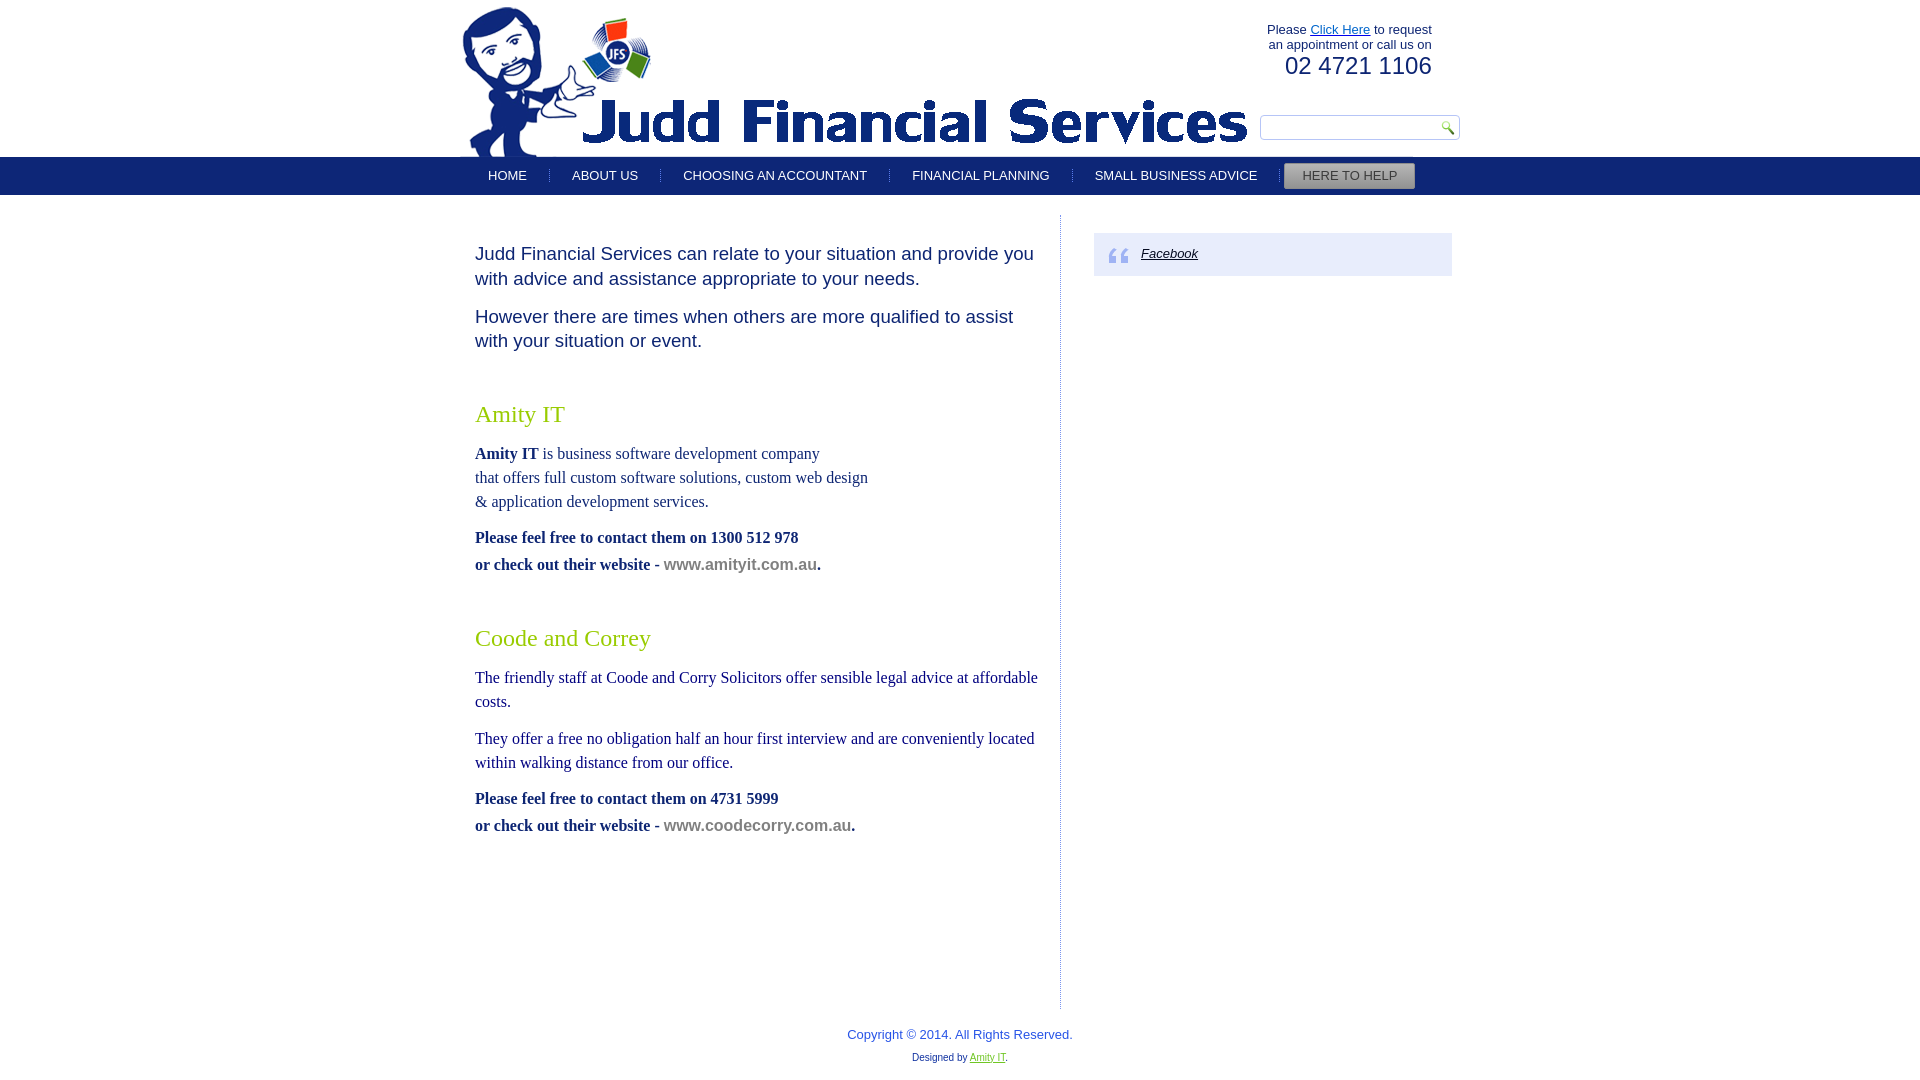 Image resolution: width=1920 pixels, height=1080 pixels. I want to click on 'CHOOSING AN ACCOUNTANT', so click(773, 175).